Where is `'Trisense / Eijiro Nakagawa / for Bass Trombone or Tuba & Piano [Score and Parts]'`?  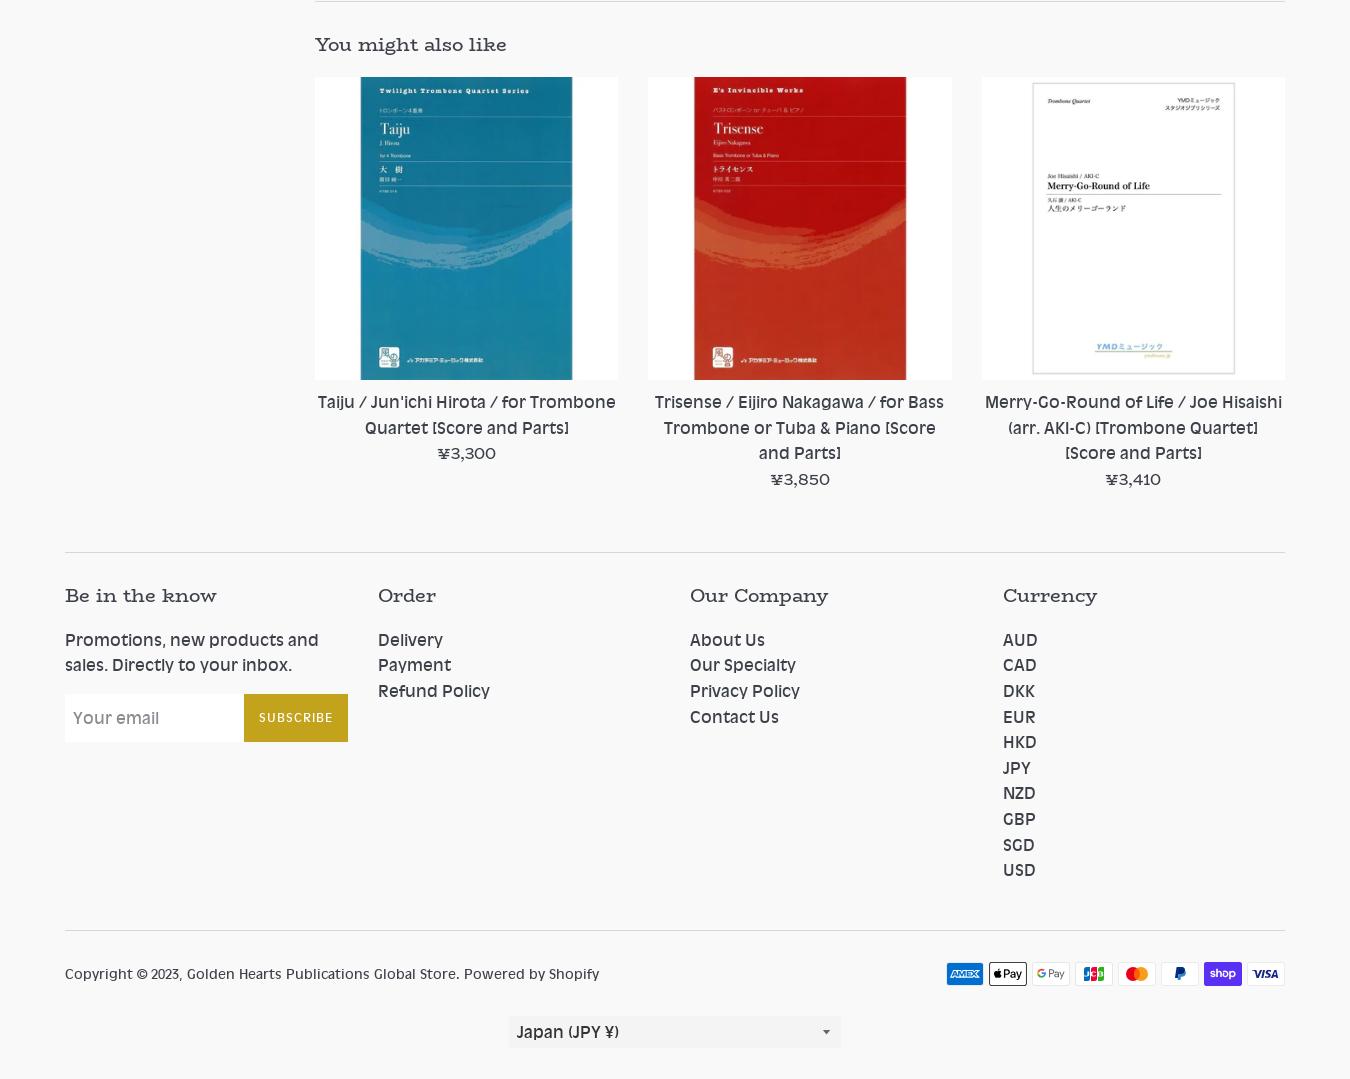
'Trisense / Eijiro Nakagawa / for Bass Trombone or Tuba & Piano [Score and Parts]' is located at coordinates (799, 427).